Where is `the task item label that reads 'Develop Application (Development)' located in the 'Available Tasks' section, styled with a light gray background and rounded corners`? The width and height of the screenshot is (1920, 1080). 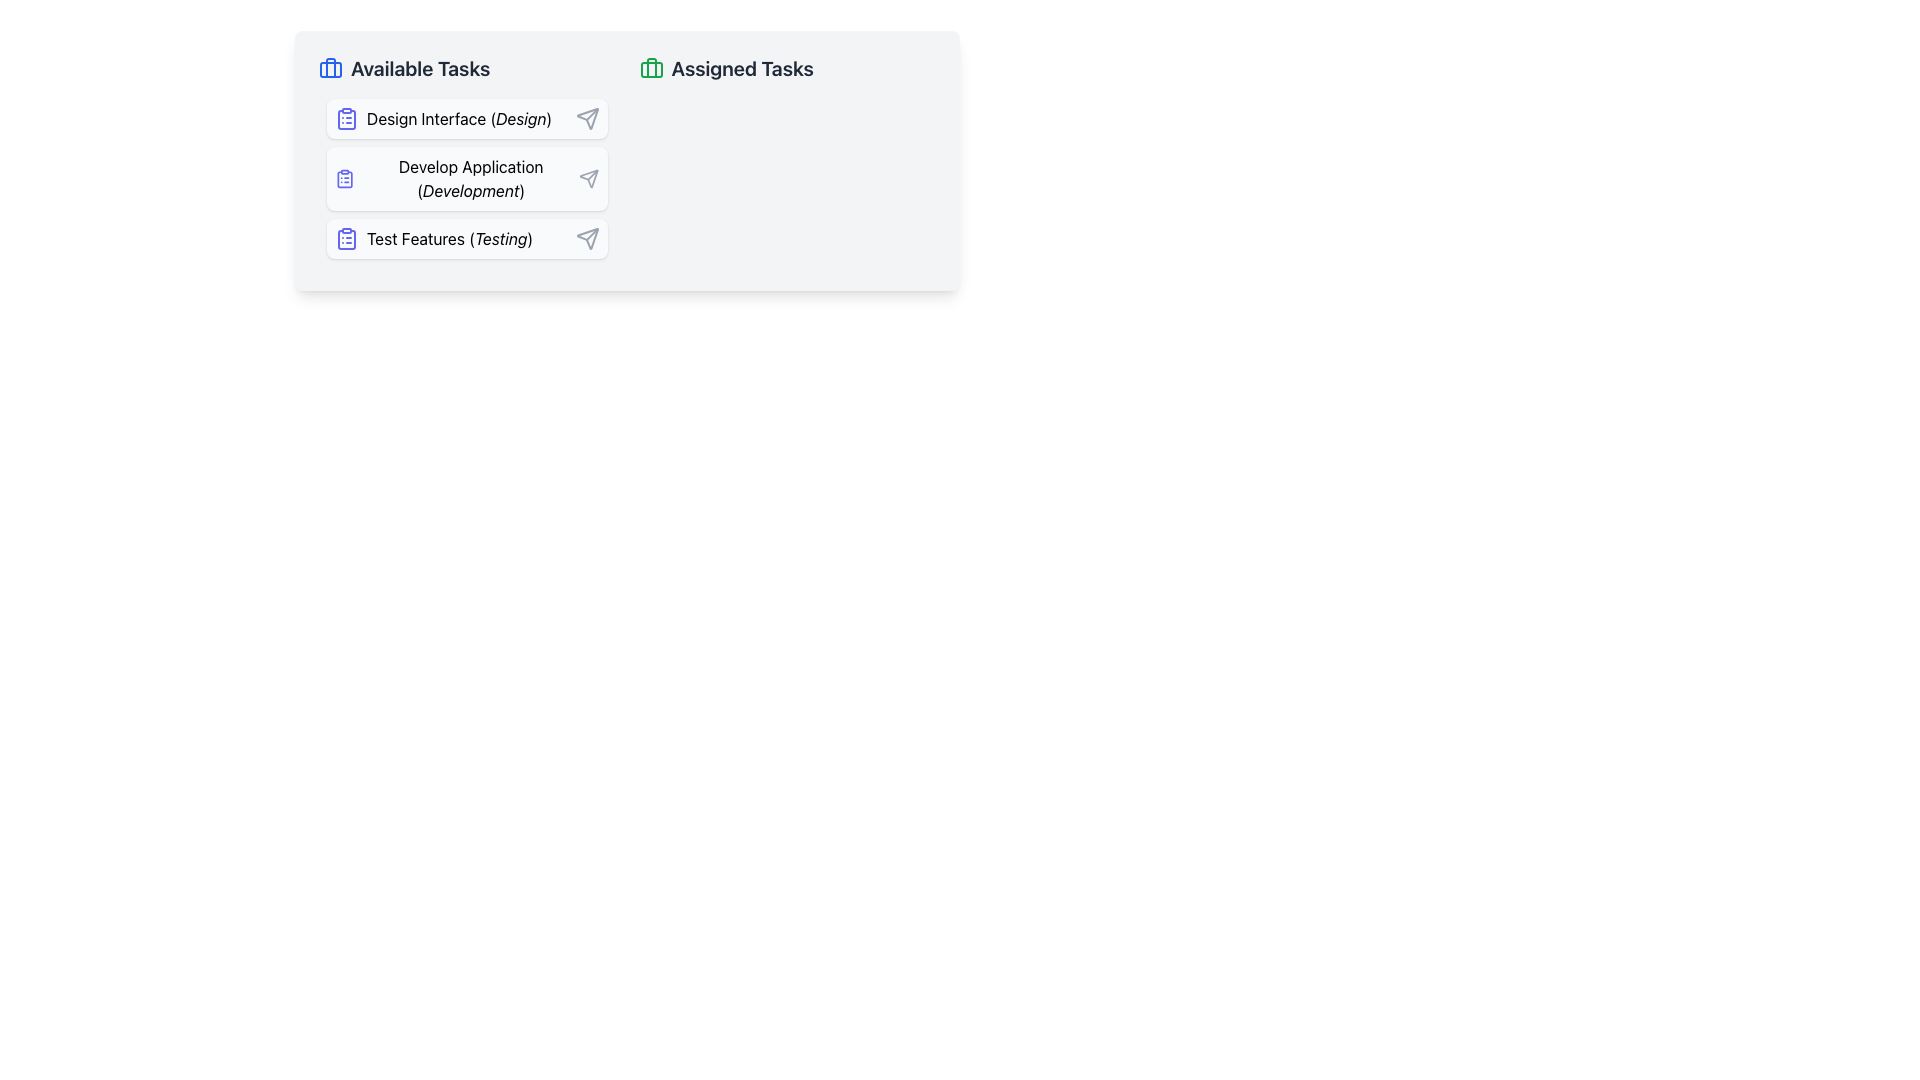
the task item label that reads 'Develop Application (Development)' located in the 'Available Tasks' section, styled with a light gray background and rounded corners is located at coordinates (466, 177).